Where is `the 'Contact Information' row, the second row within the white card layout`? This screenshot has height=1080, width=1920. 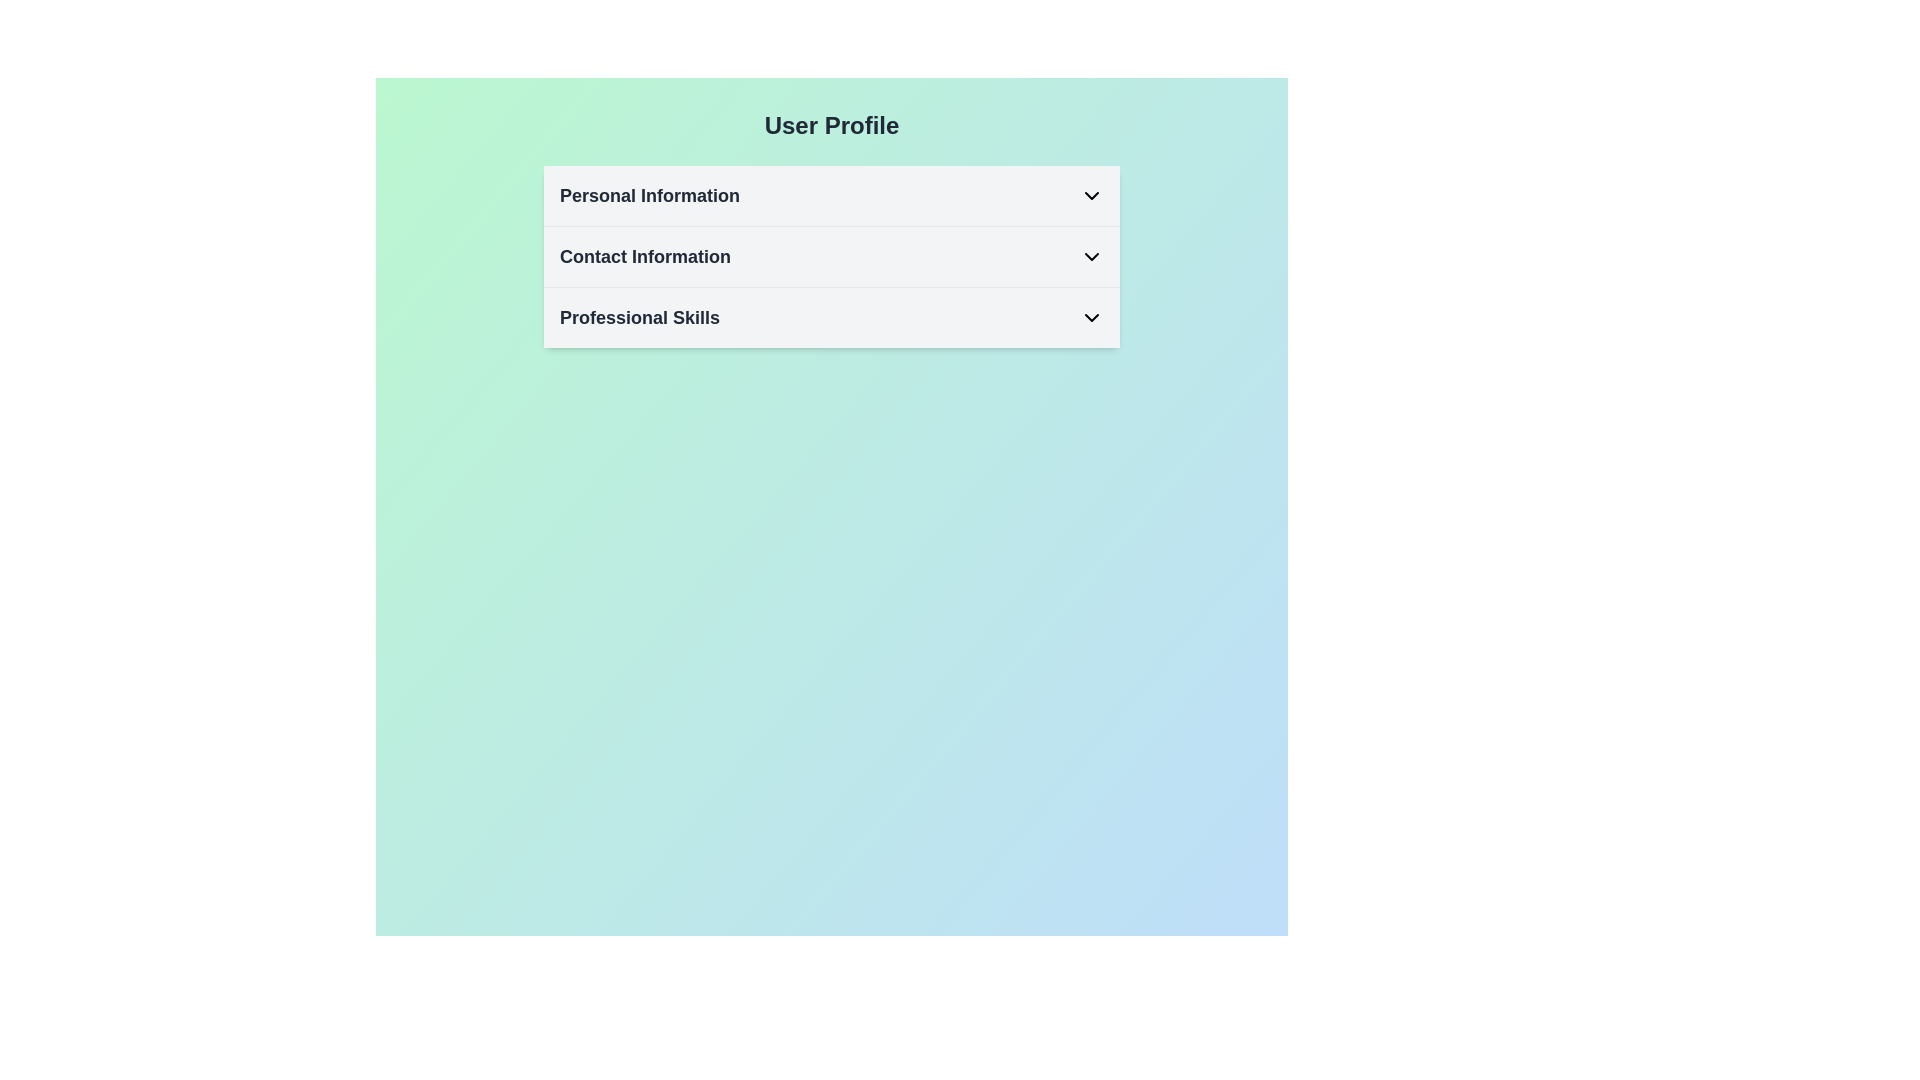
the 'Contact Information' row, the second row within the white card layout is located at coordinates (831, 256).